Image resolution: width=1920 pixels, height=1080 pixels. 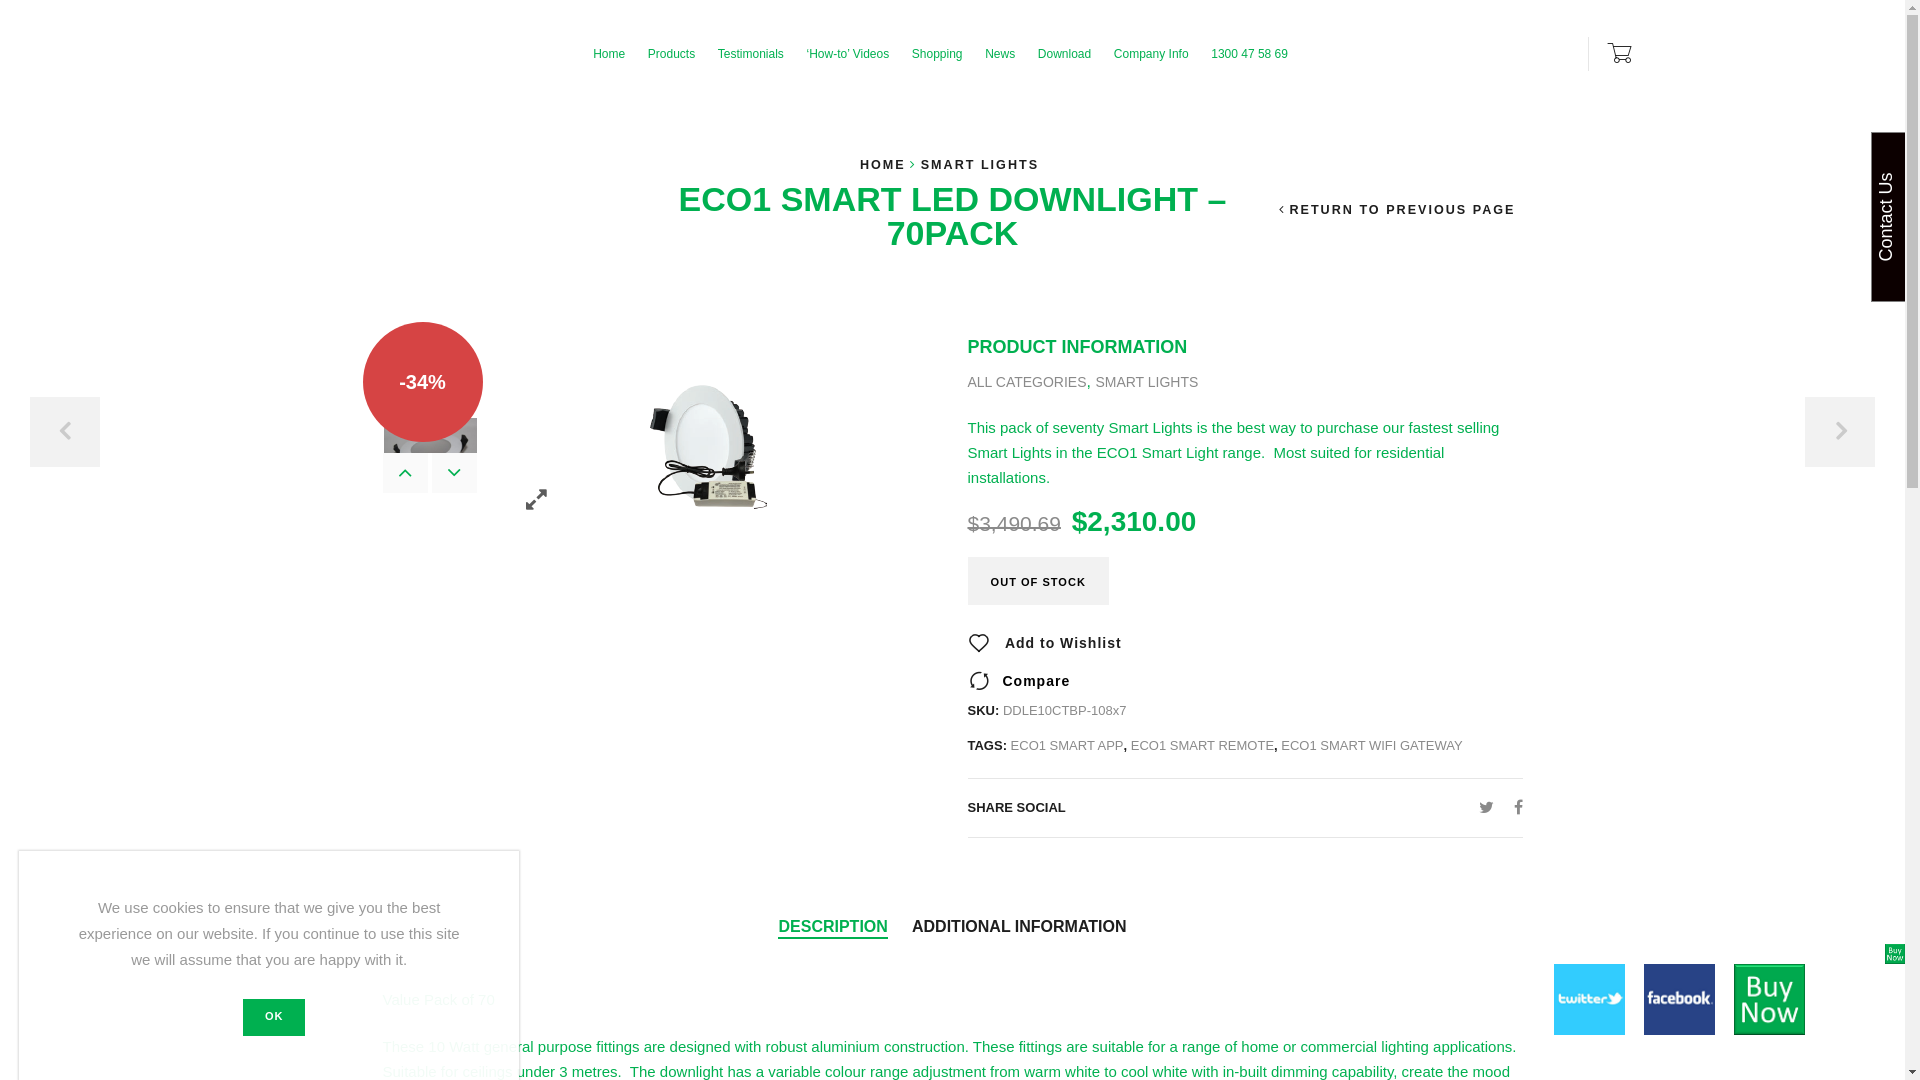 What do you see at coordinates (979, 164) in the screenshot?
I see `'SMART LIGHTS'` at bounding box center [979, 164].